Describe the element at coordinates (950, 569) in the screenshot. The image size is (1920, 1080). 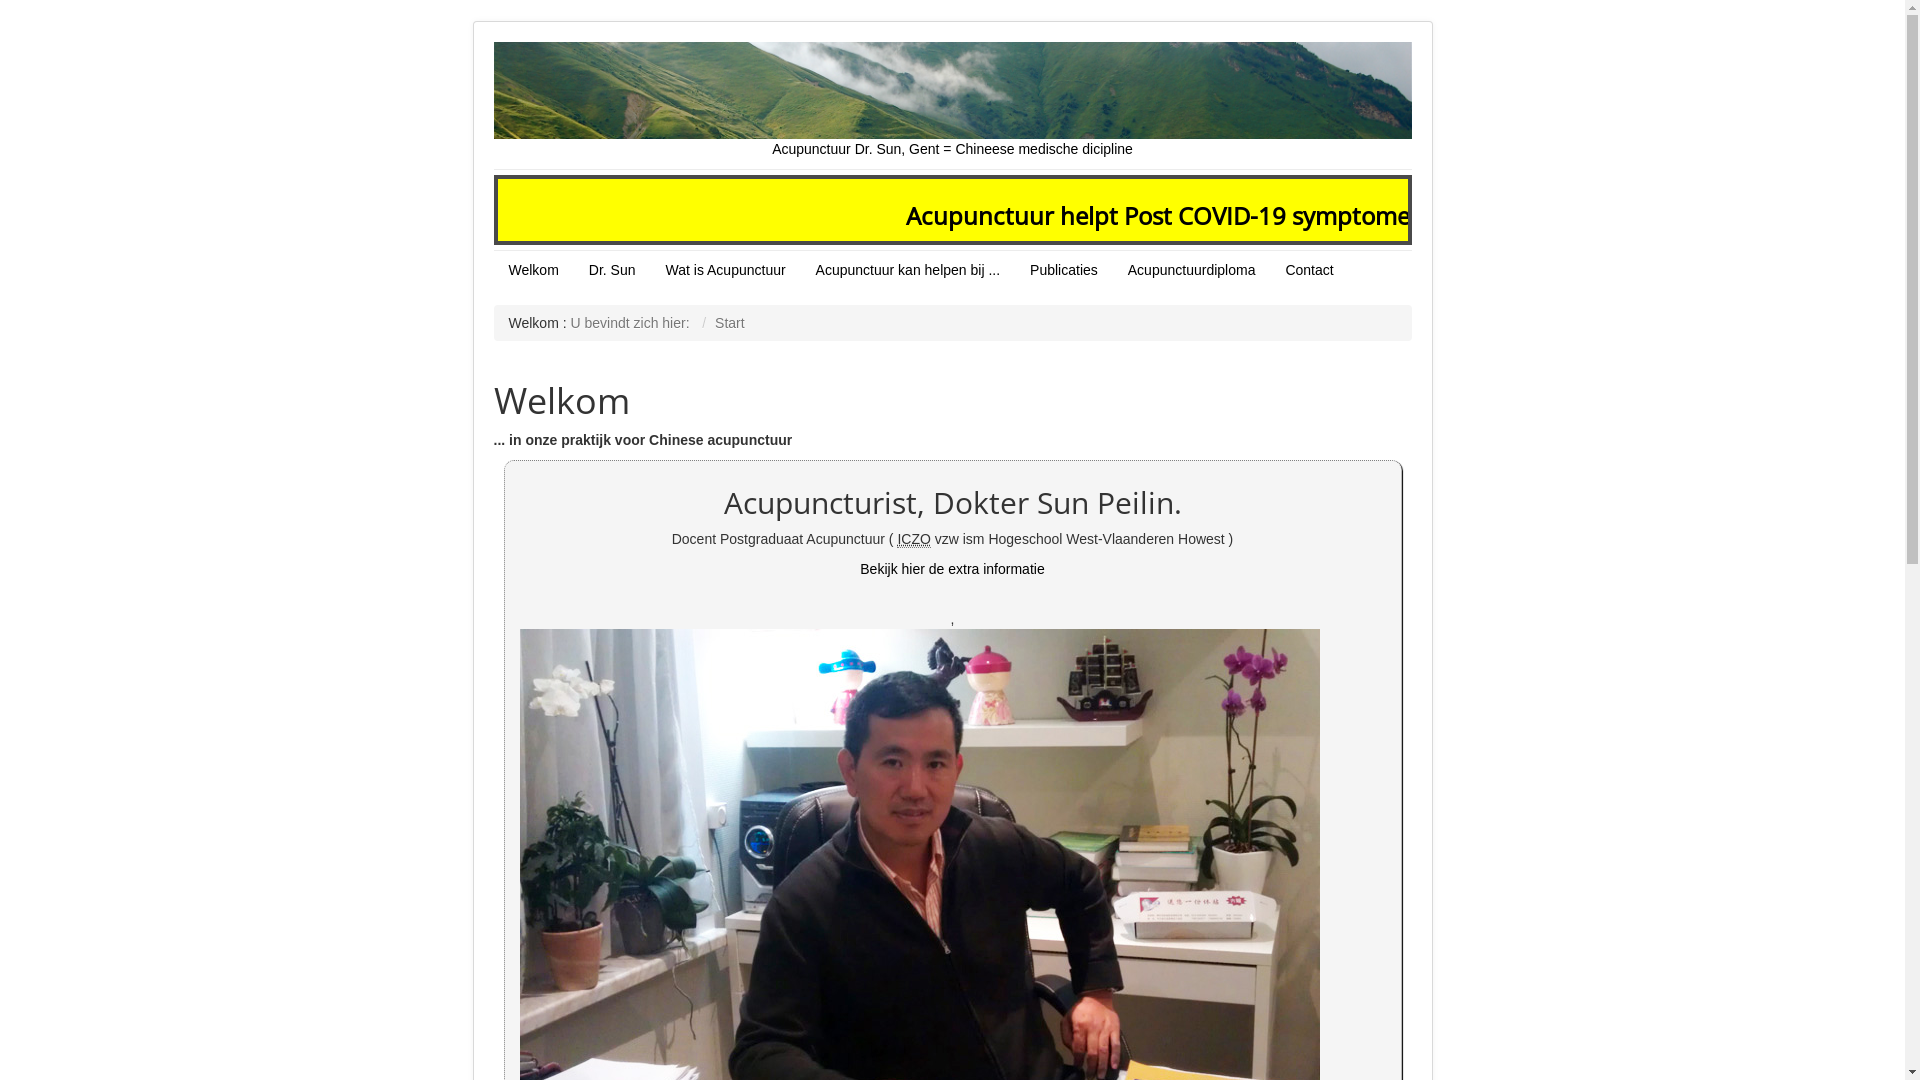
I see `'Bekijk hier de extra informatie'` at that location.